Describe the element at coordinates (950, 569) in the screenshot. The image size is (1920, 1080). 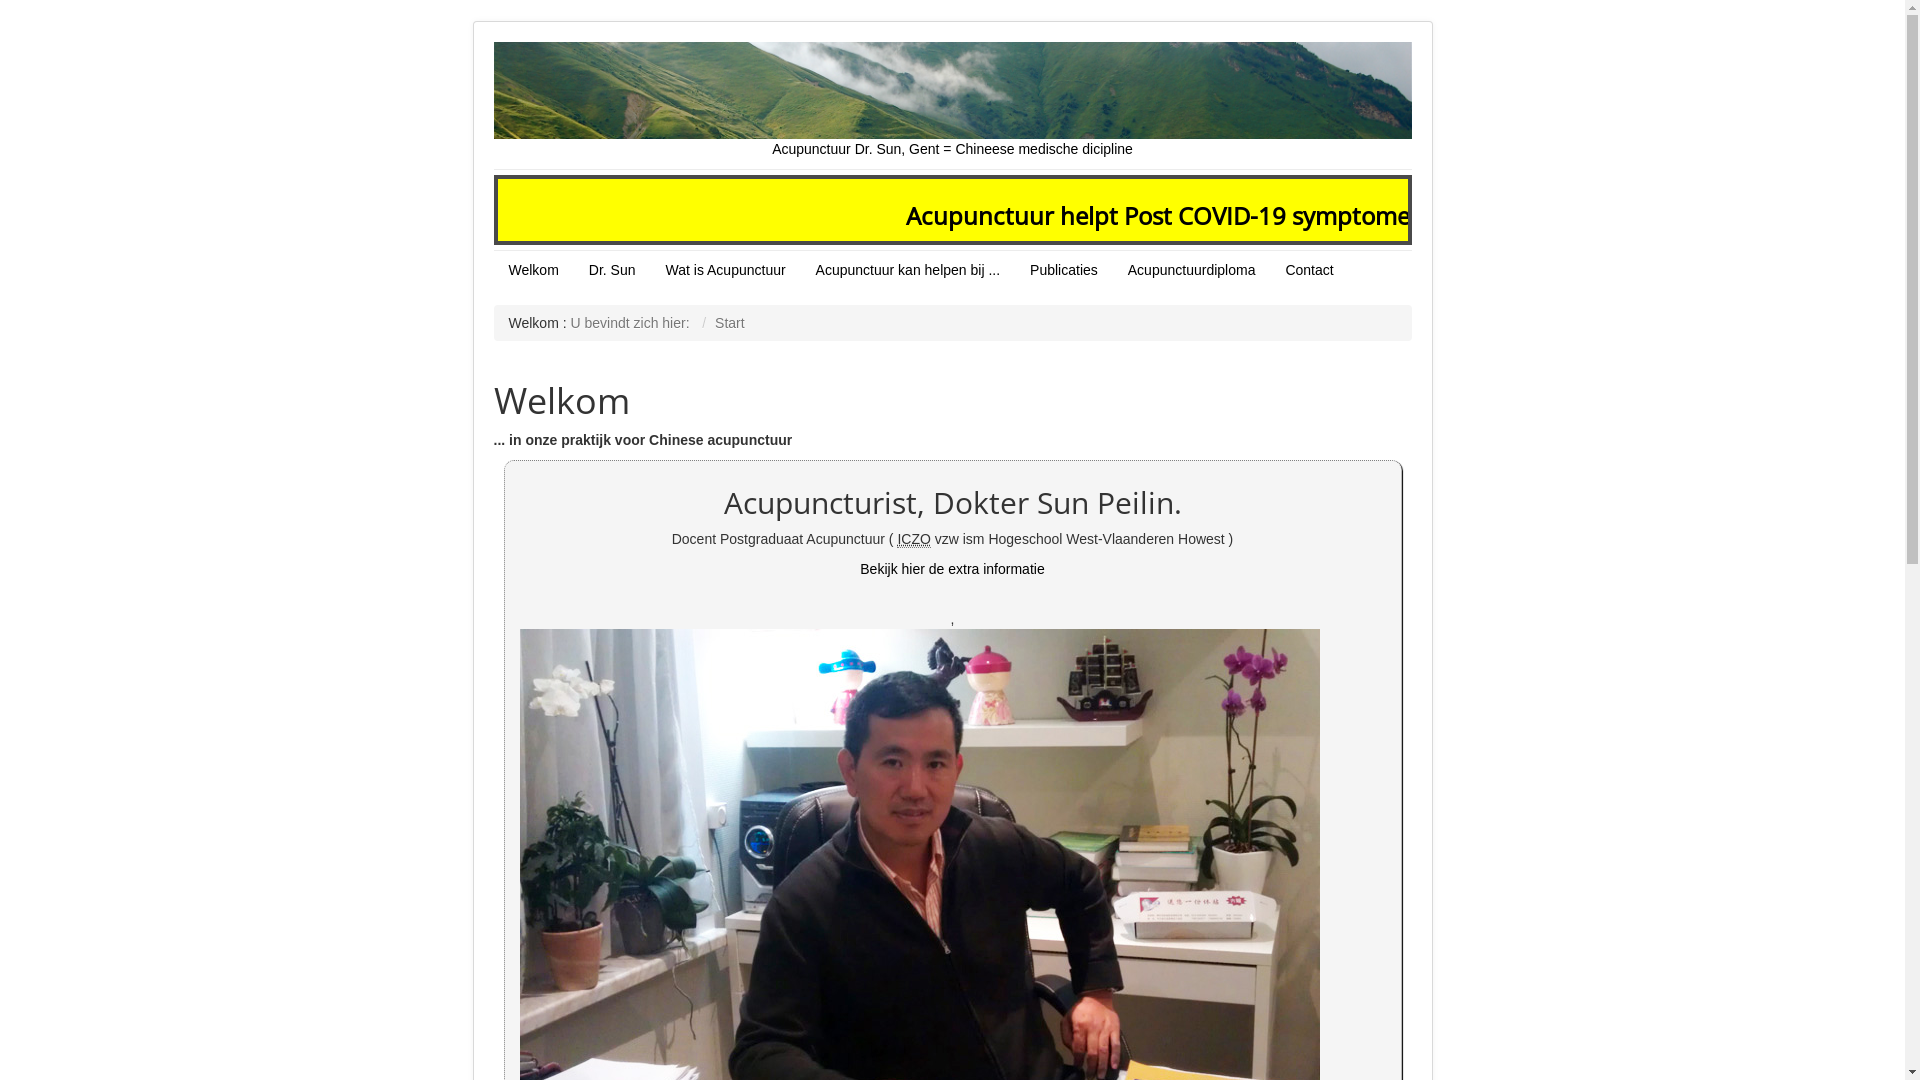
I see `'Bekijk hier de extra informatie'` at that location.